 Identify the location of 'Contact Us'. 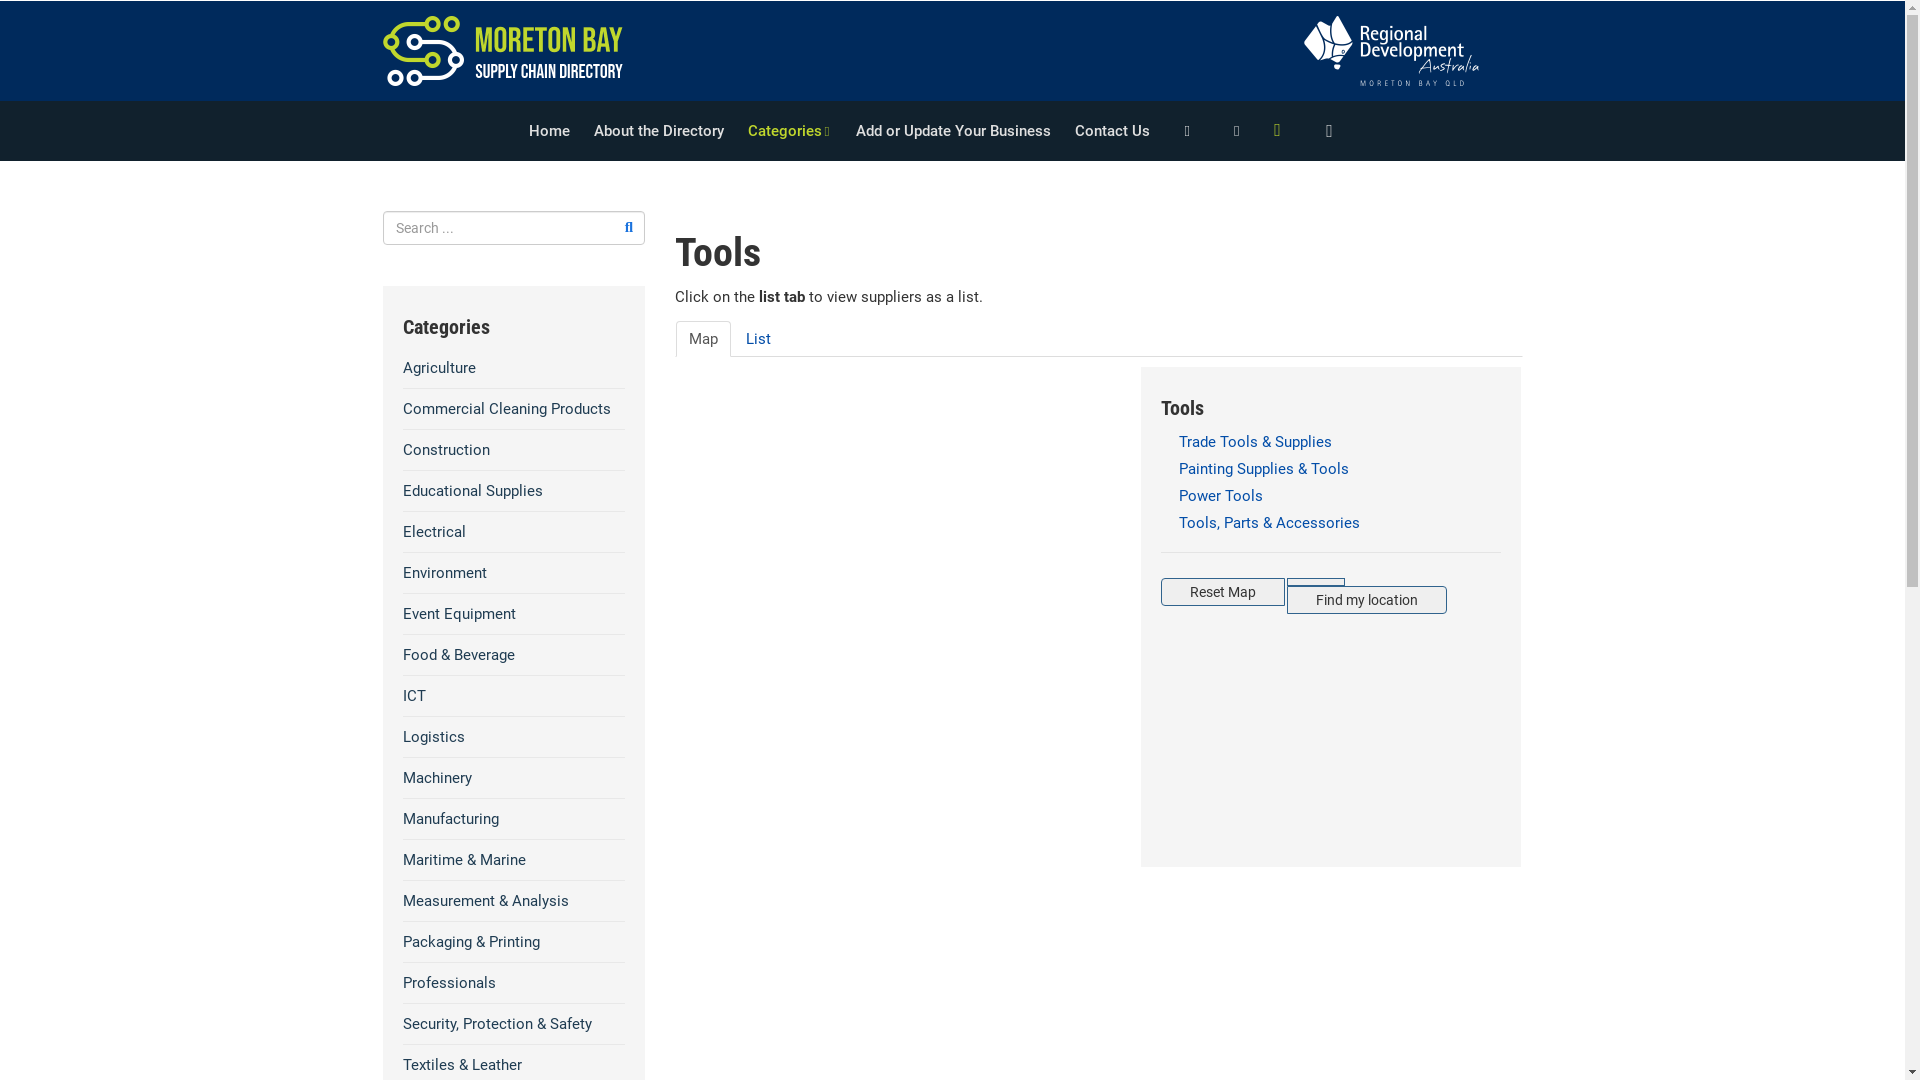
(1061, 131).